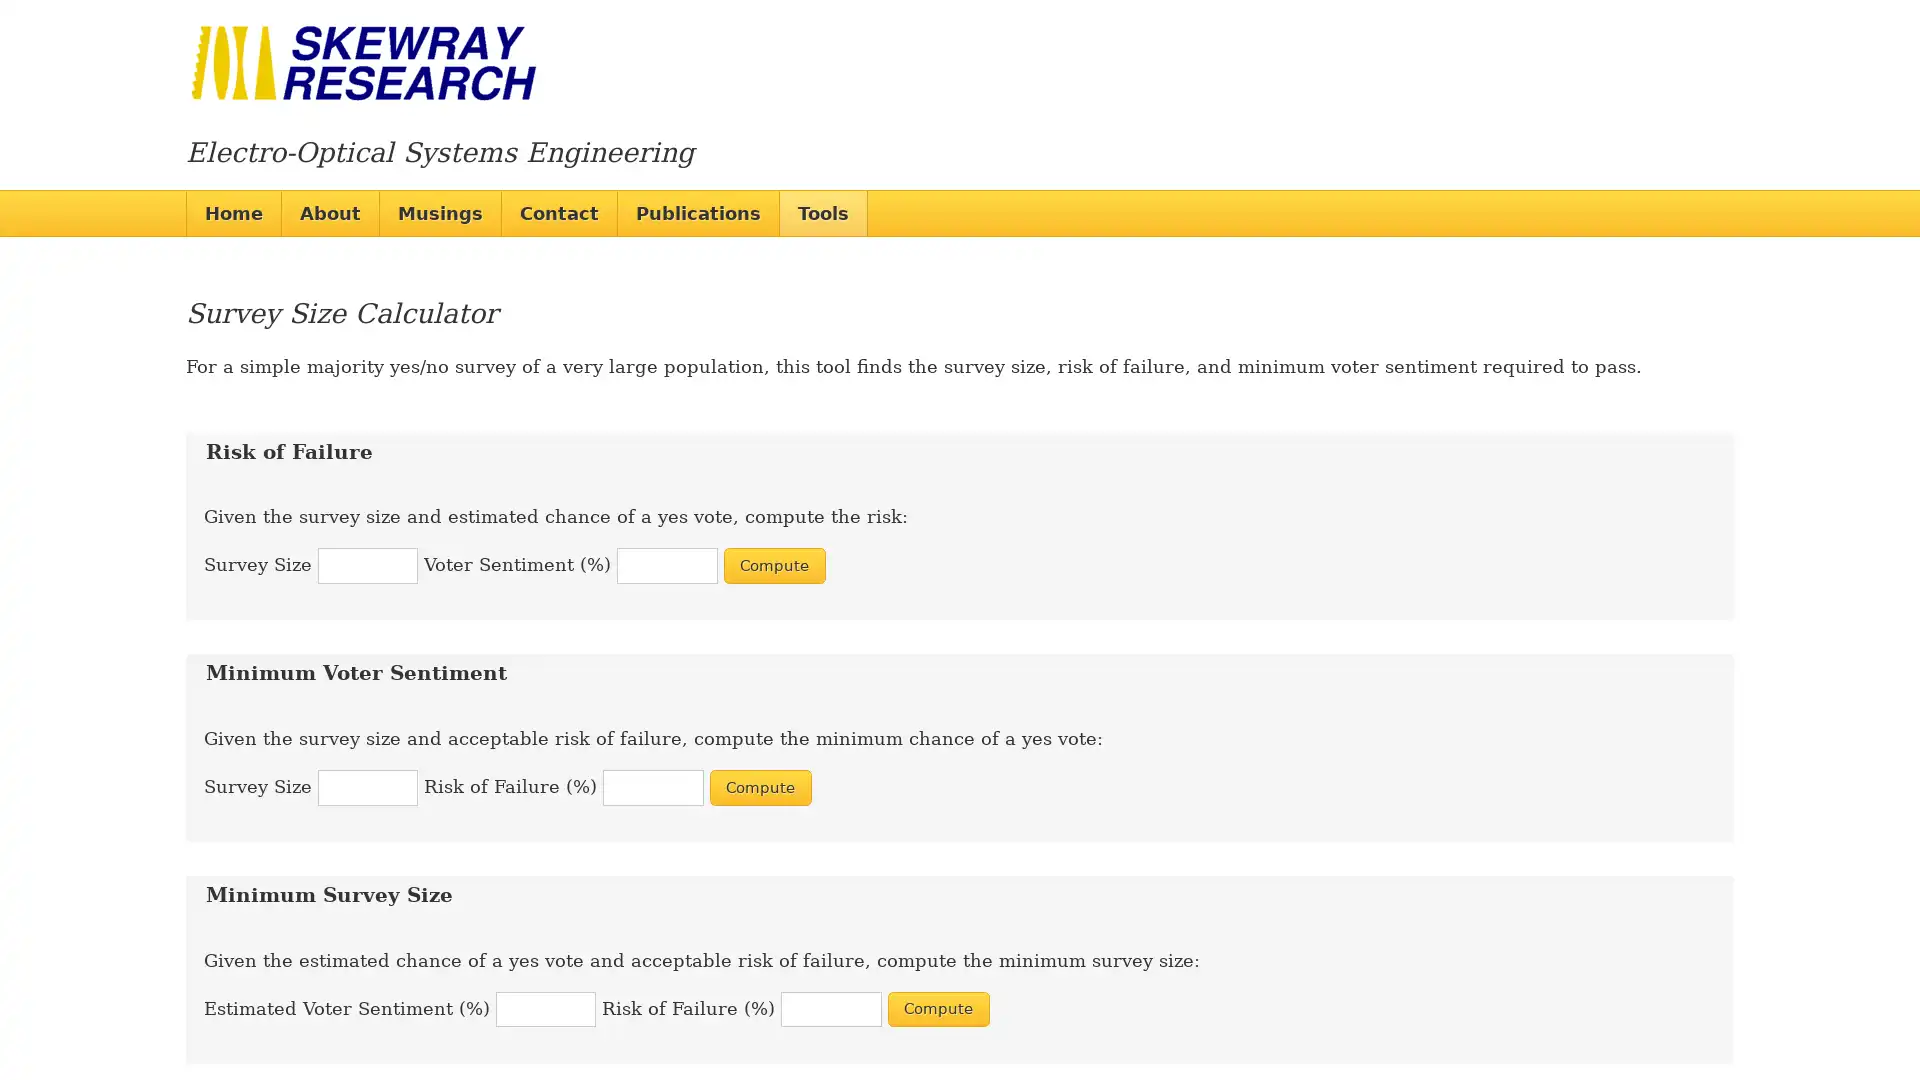 The width and height of the screenshot is (1920, 1080). Describe the element at coordinates (772, 565) in the screenshot. I see `Compute` at that location.